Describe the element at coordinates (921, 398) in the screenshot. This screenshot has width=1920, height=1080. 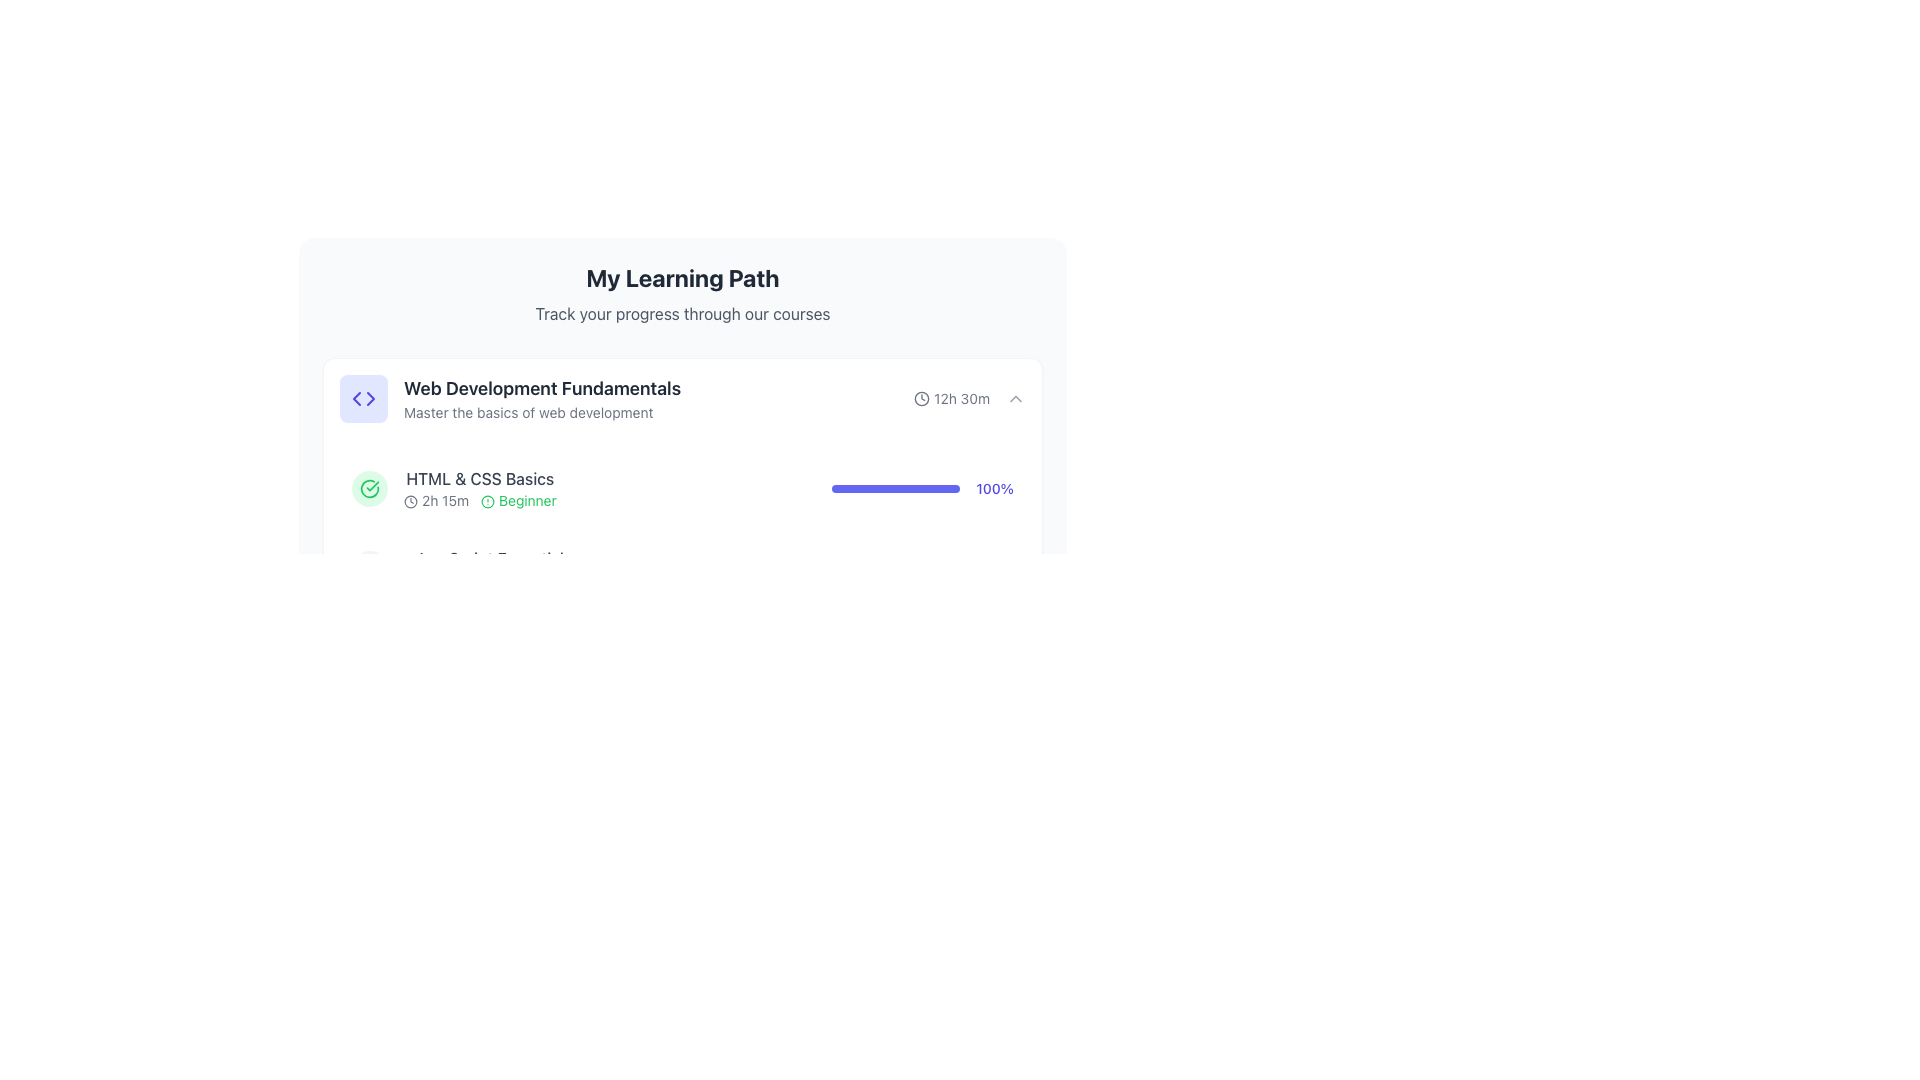
I see `the circle element that represents a part of the clock icon, located near the right end of the viewbox` at that location.